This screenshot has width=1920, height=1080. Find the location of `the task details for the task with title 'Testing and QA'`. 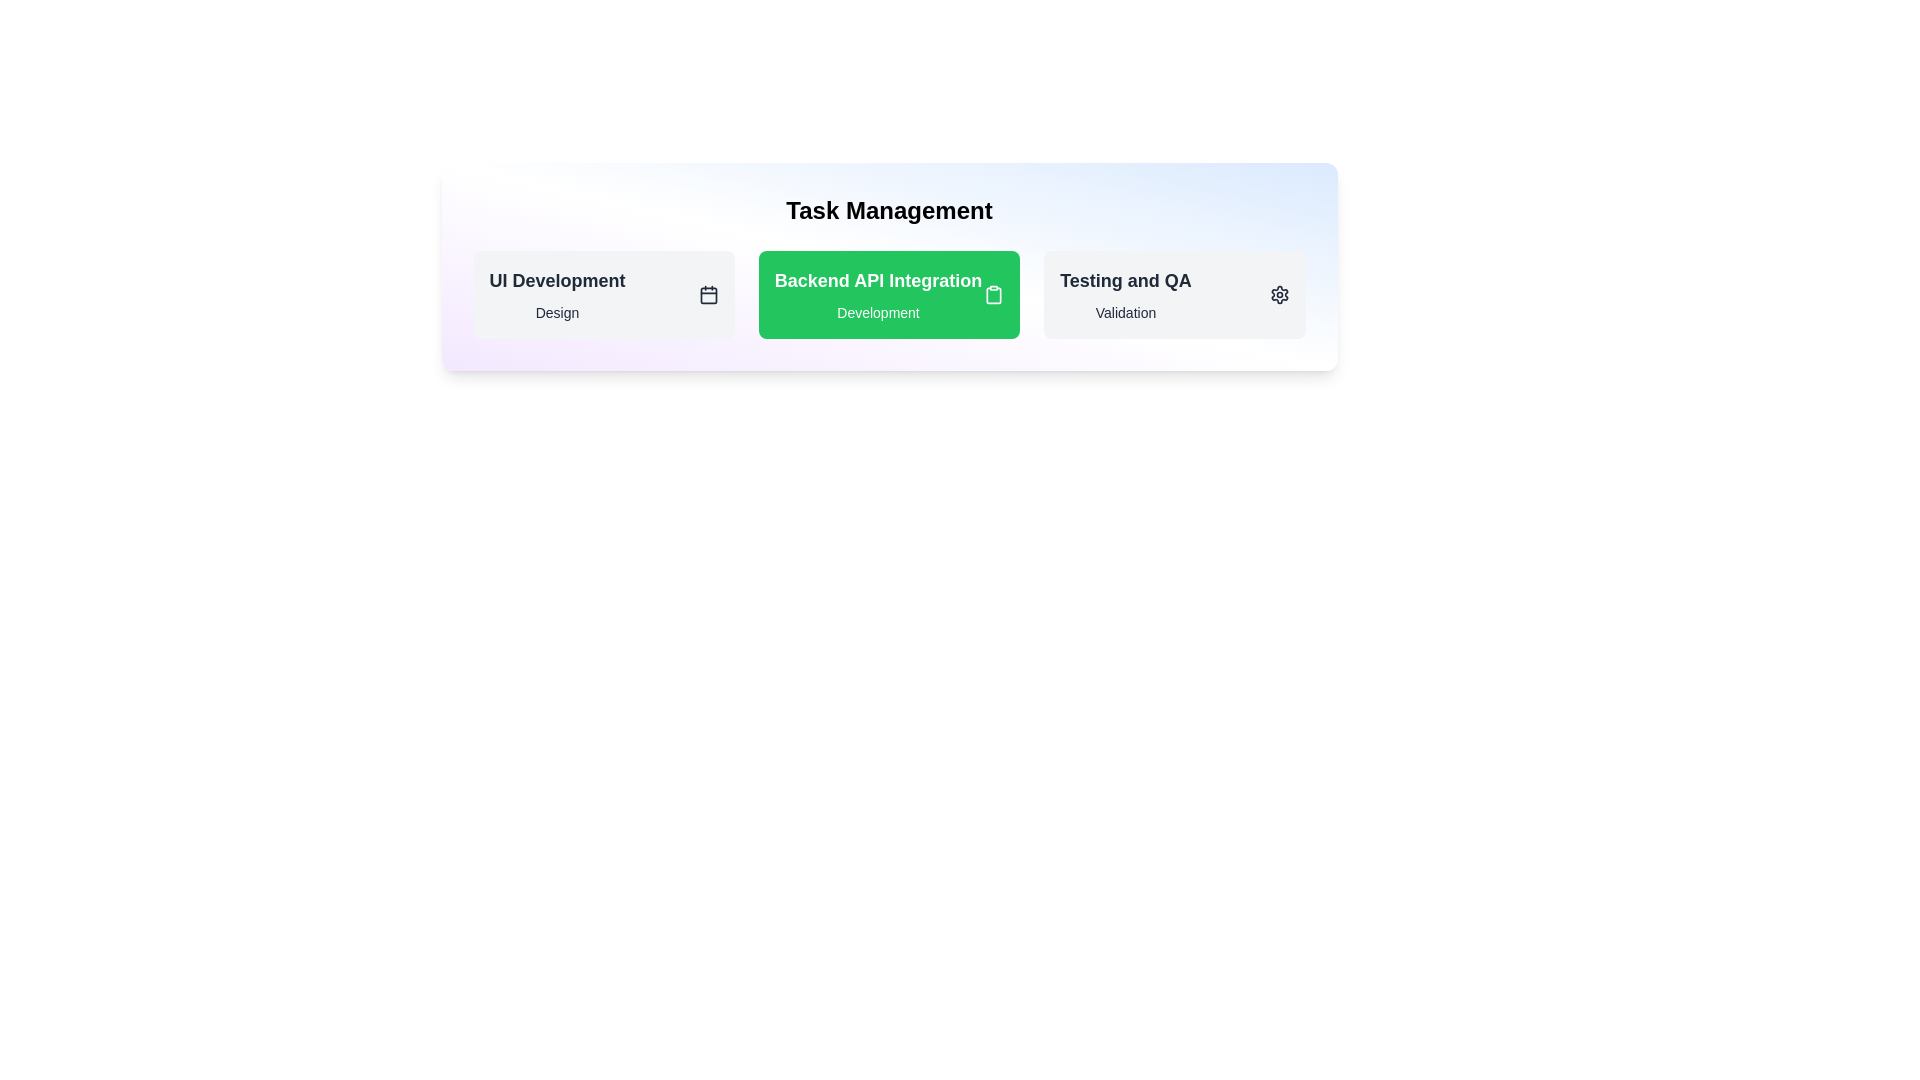

the task details for the task with title 'Testing and QA' is located at coordinates (1126, 281).